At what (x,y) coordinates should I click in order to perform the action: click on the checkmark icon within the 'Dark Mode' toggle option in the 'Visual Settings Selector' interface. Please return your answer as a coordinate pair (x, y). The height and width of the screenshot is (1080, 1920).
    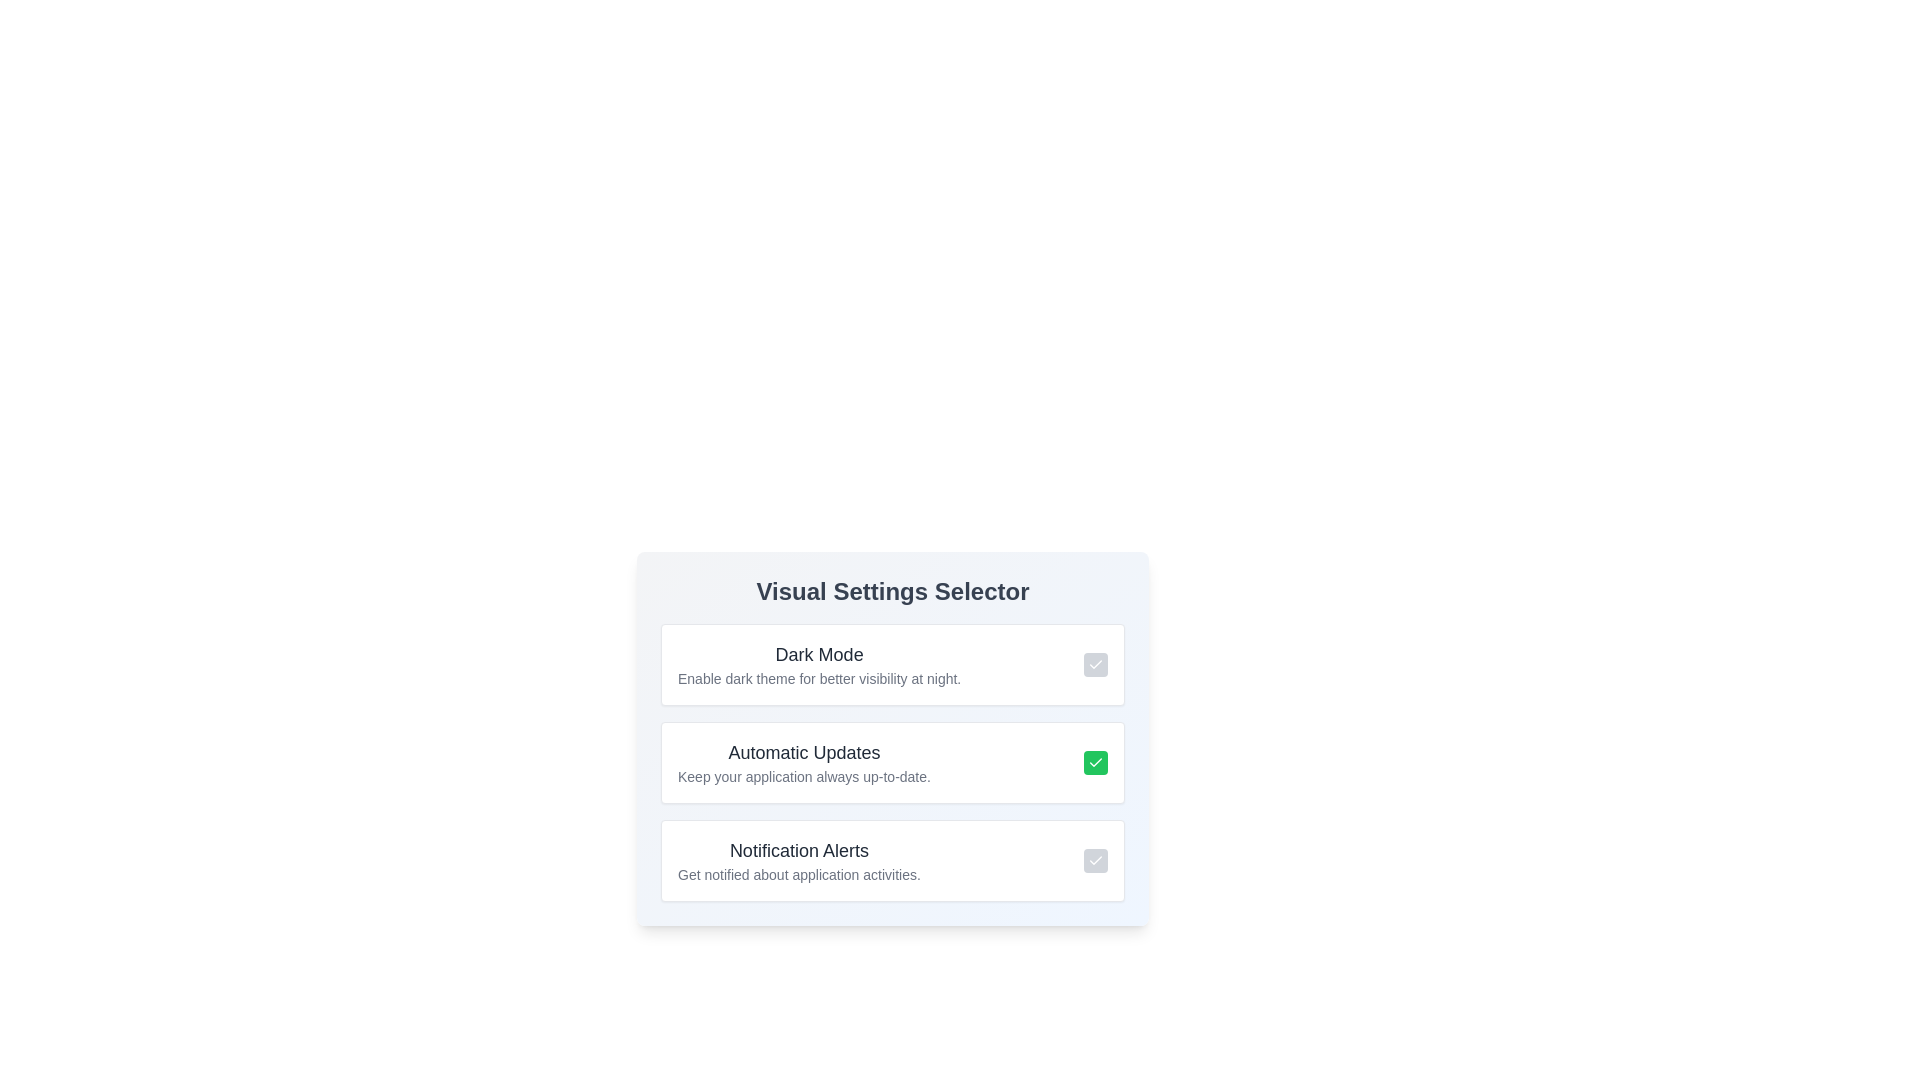
    Looking at the image, I should click on (1094, 664).